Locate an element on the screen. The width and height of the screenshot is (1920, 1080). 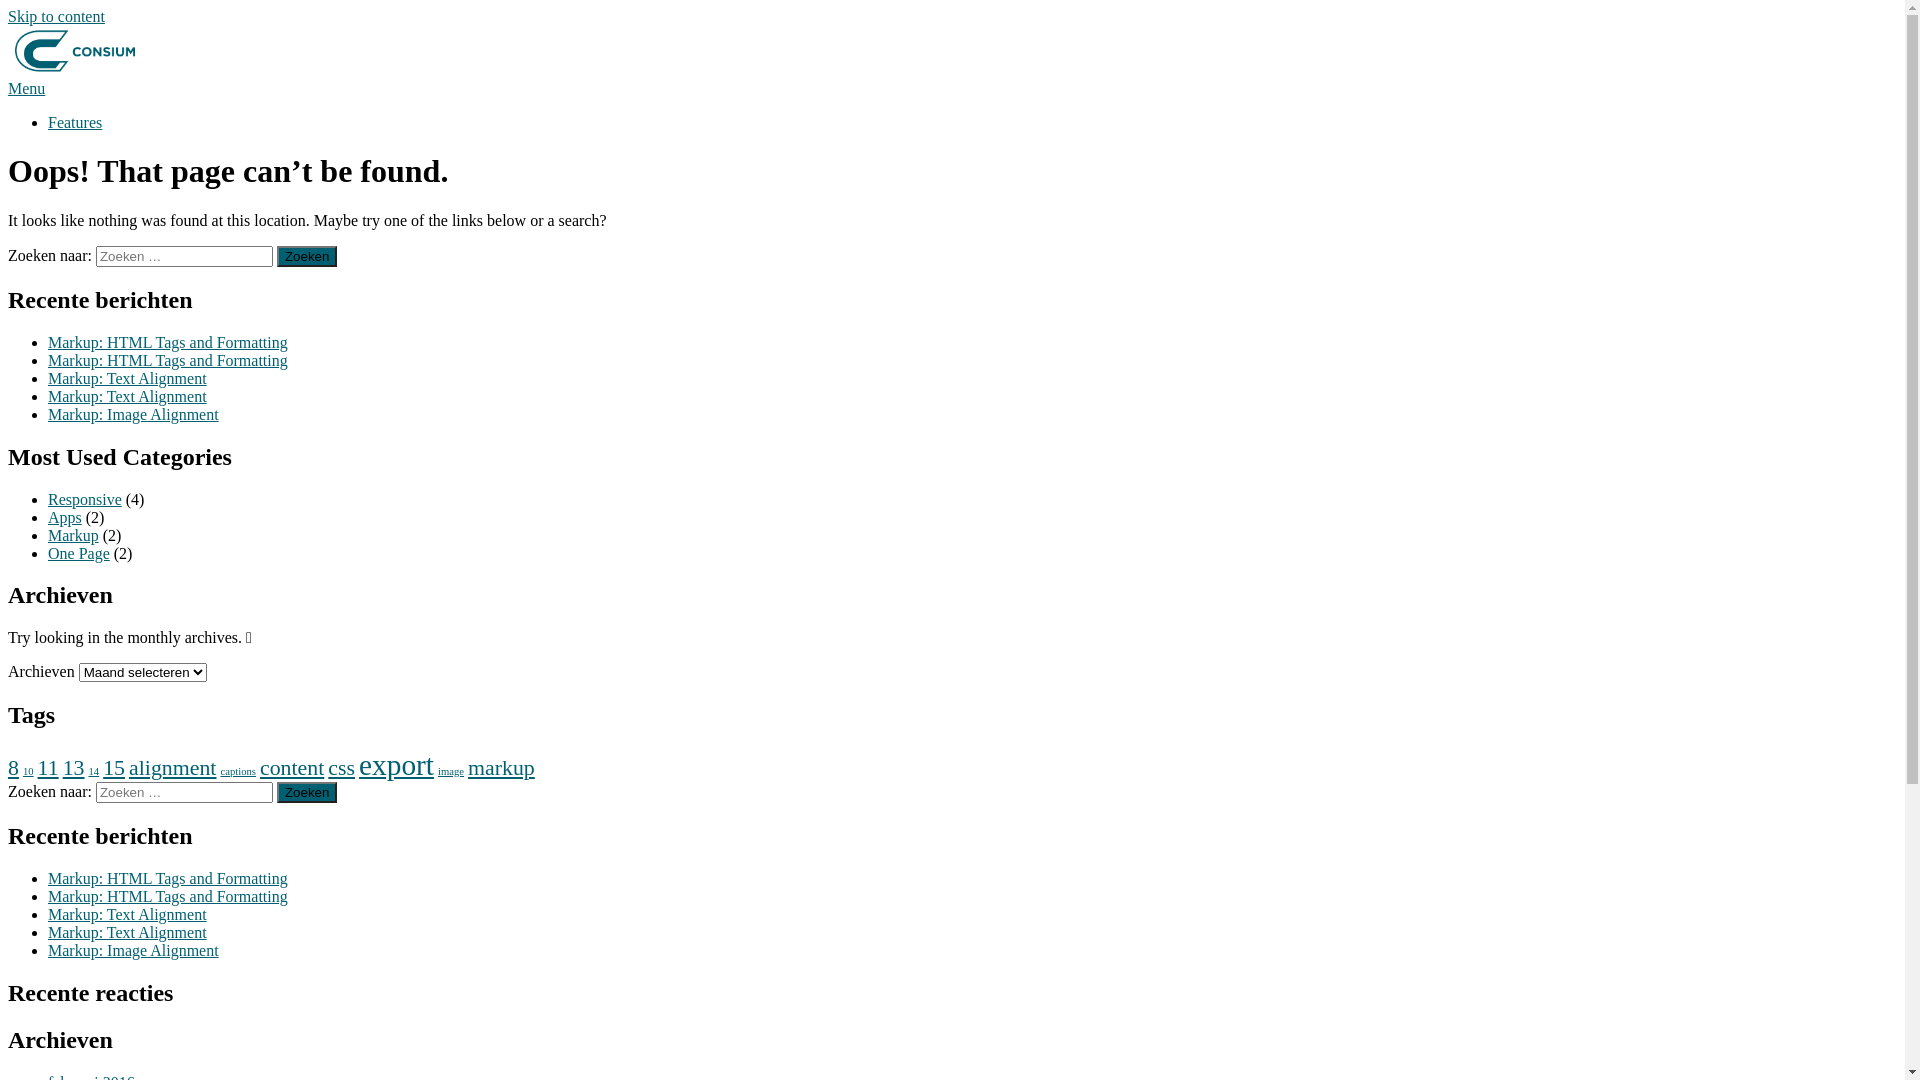
'markup' is located at coordinates (501, 766).